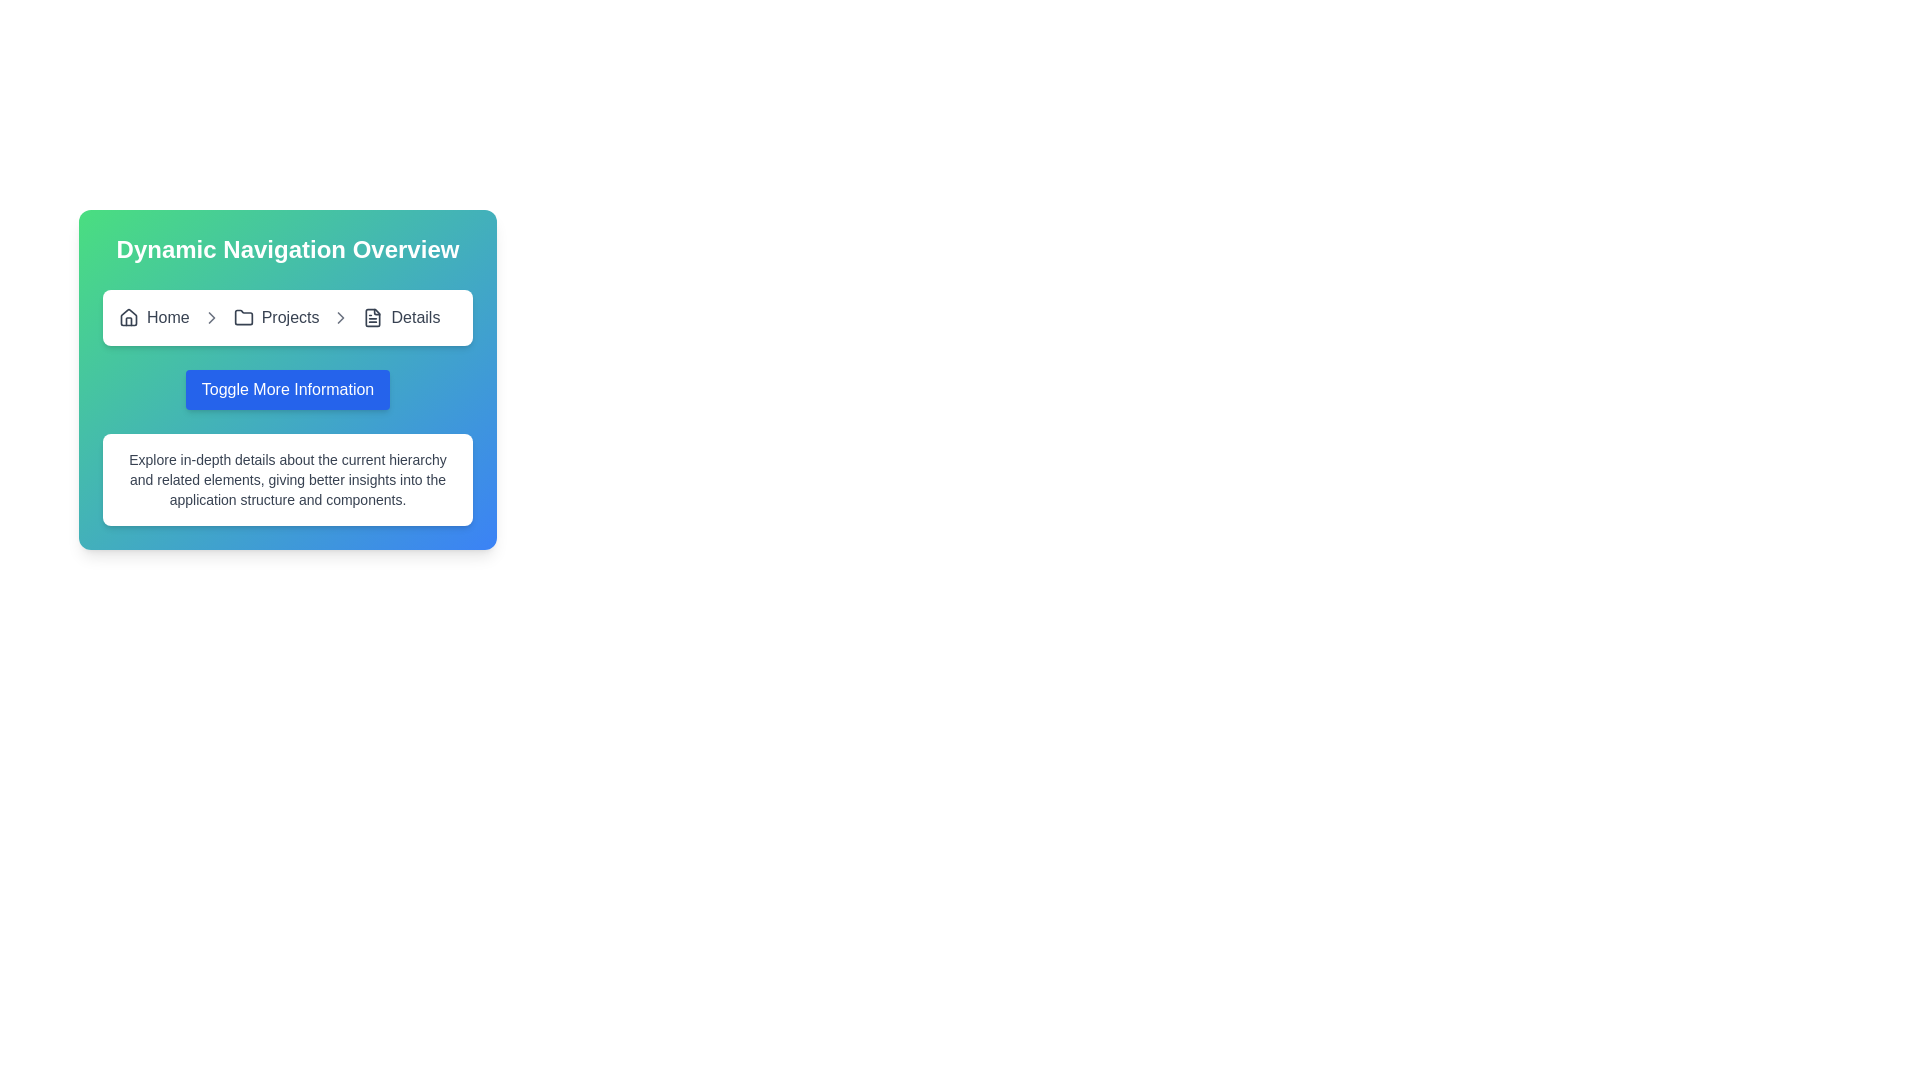  I want to click on the 'Details' link in the breadcrumb navigation, so click(400, 316).